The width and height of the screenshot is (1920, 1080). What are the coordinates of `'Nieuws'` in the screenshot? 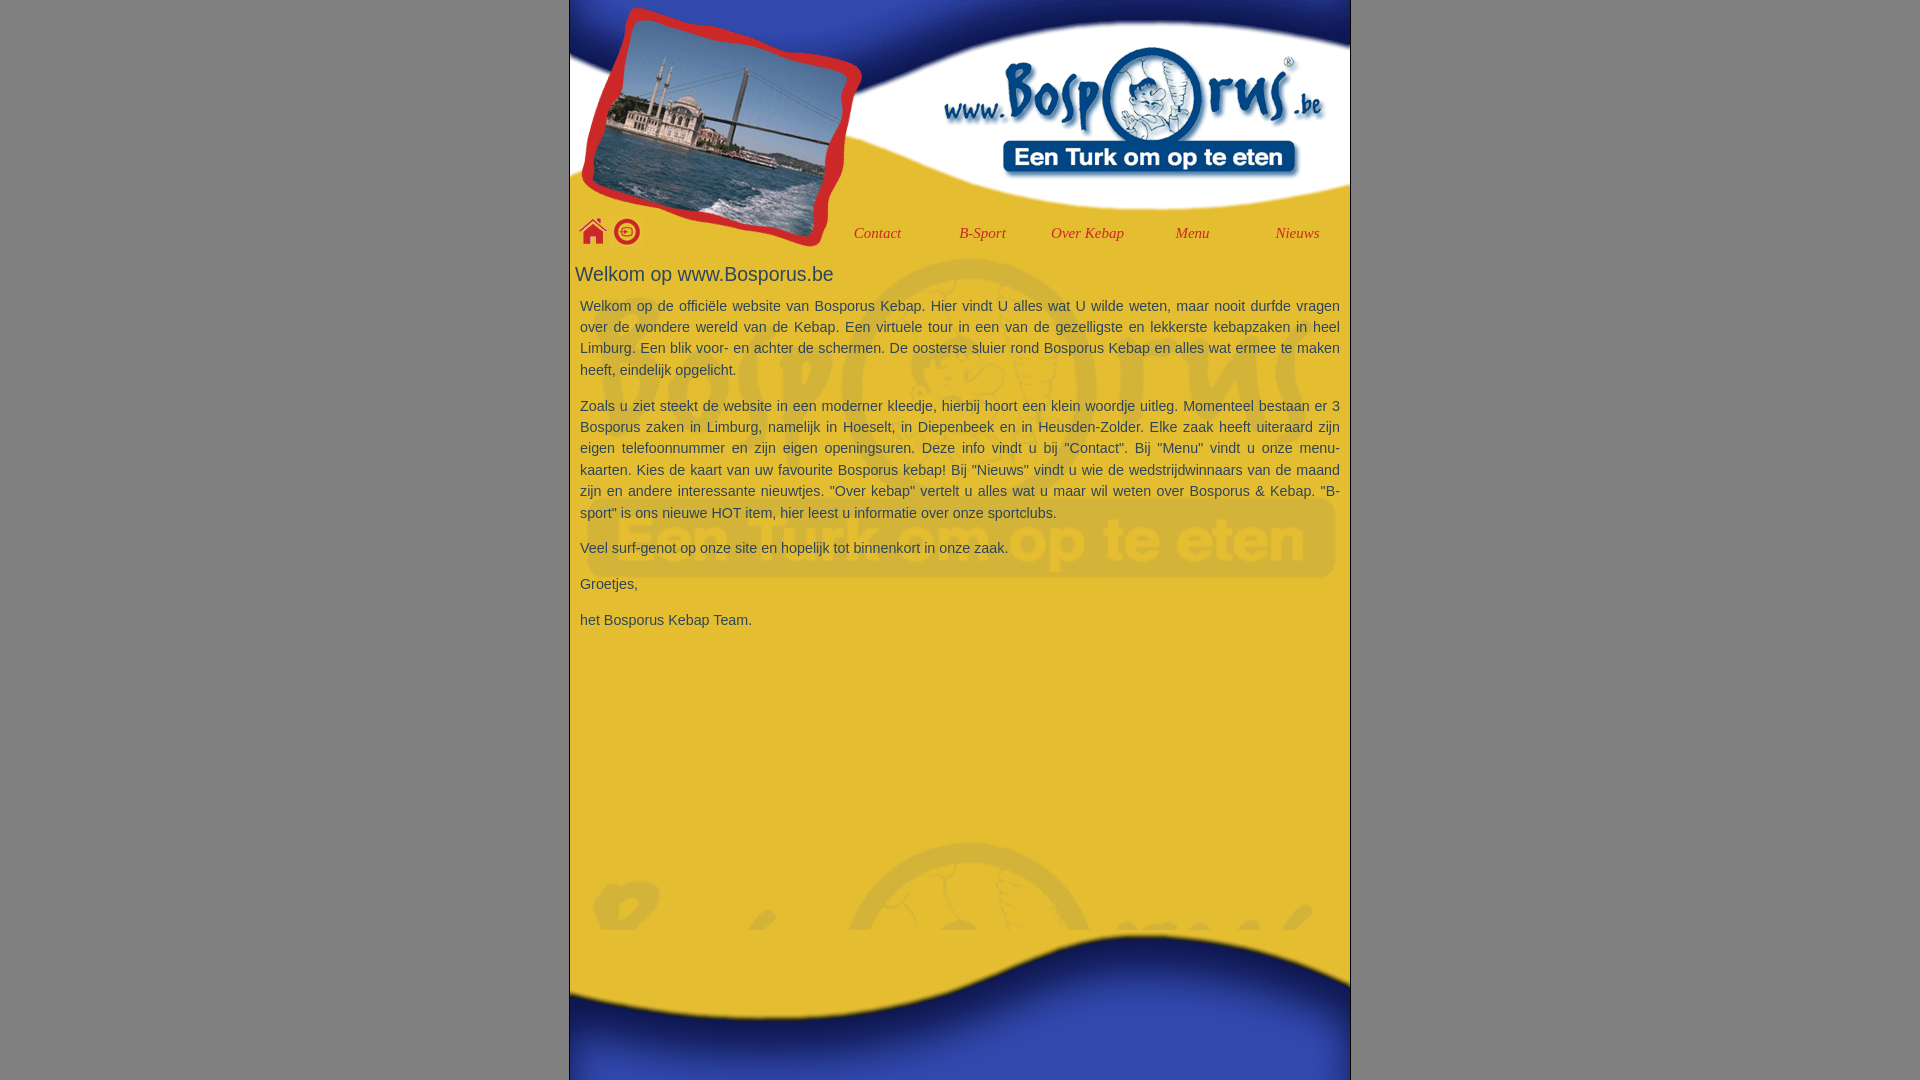 It's located at (1247, 233).